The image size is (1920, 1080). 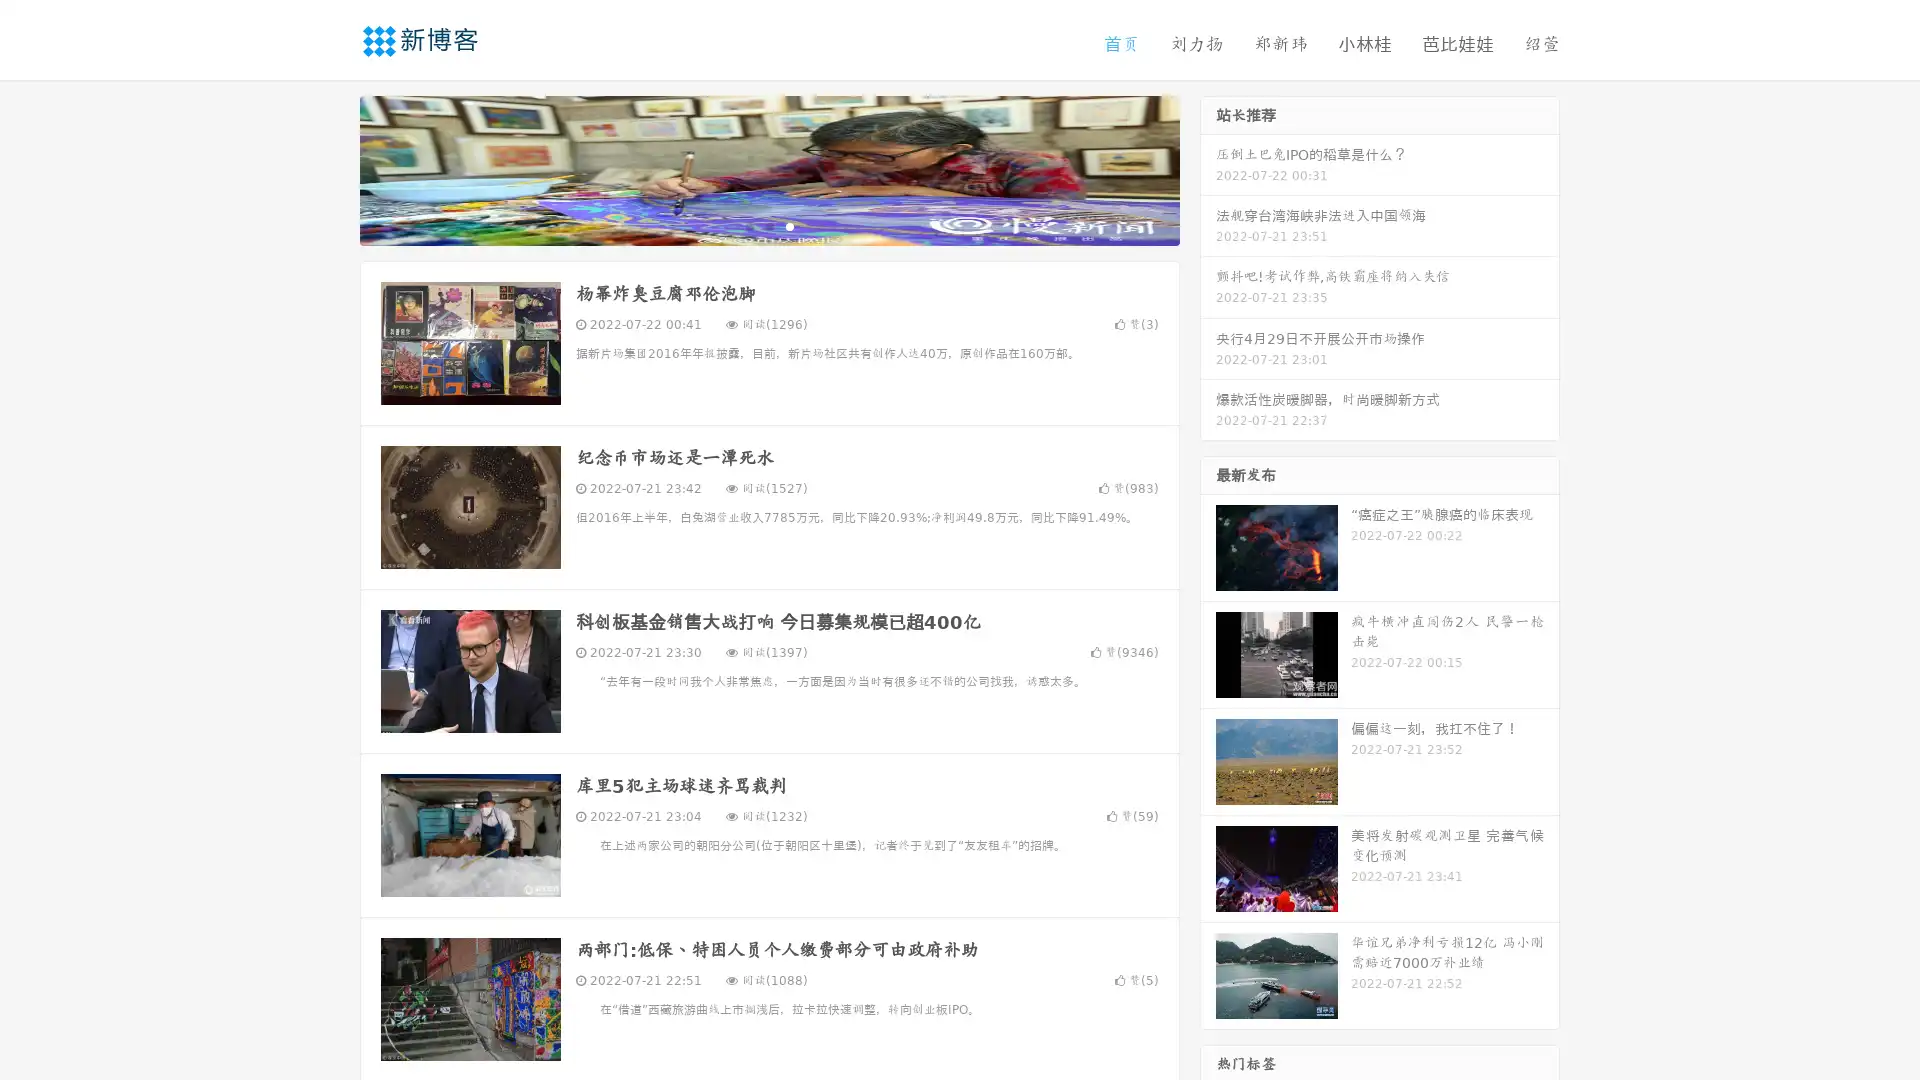 I want to click on Go to slide 2, so click(x=768, y=225).